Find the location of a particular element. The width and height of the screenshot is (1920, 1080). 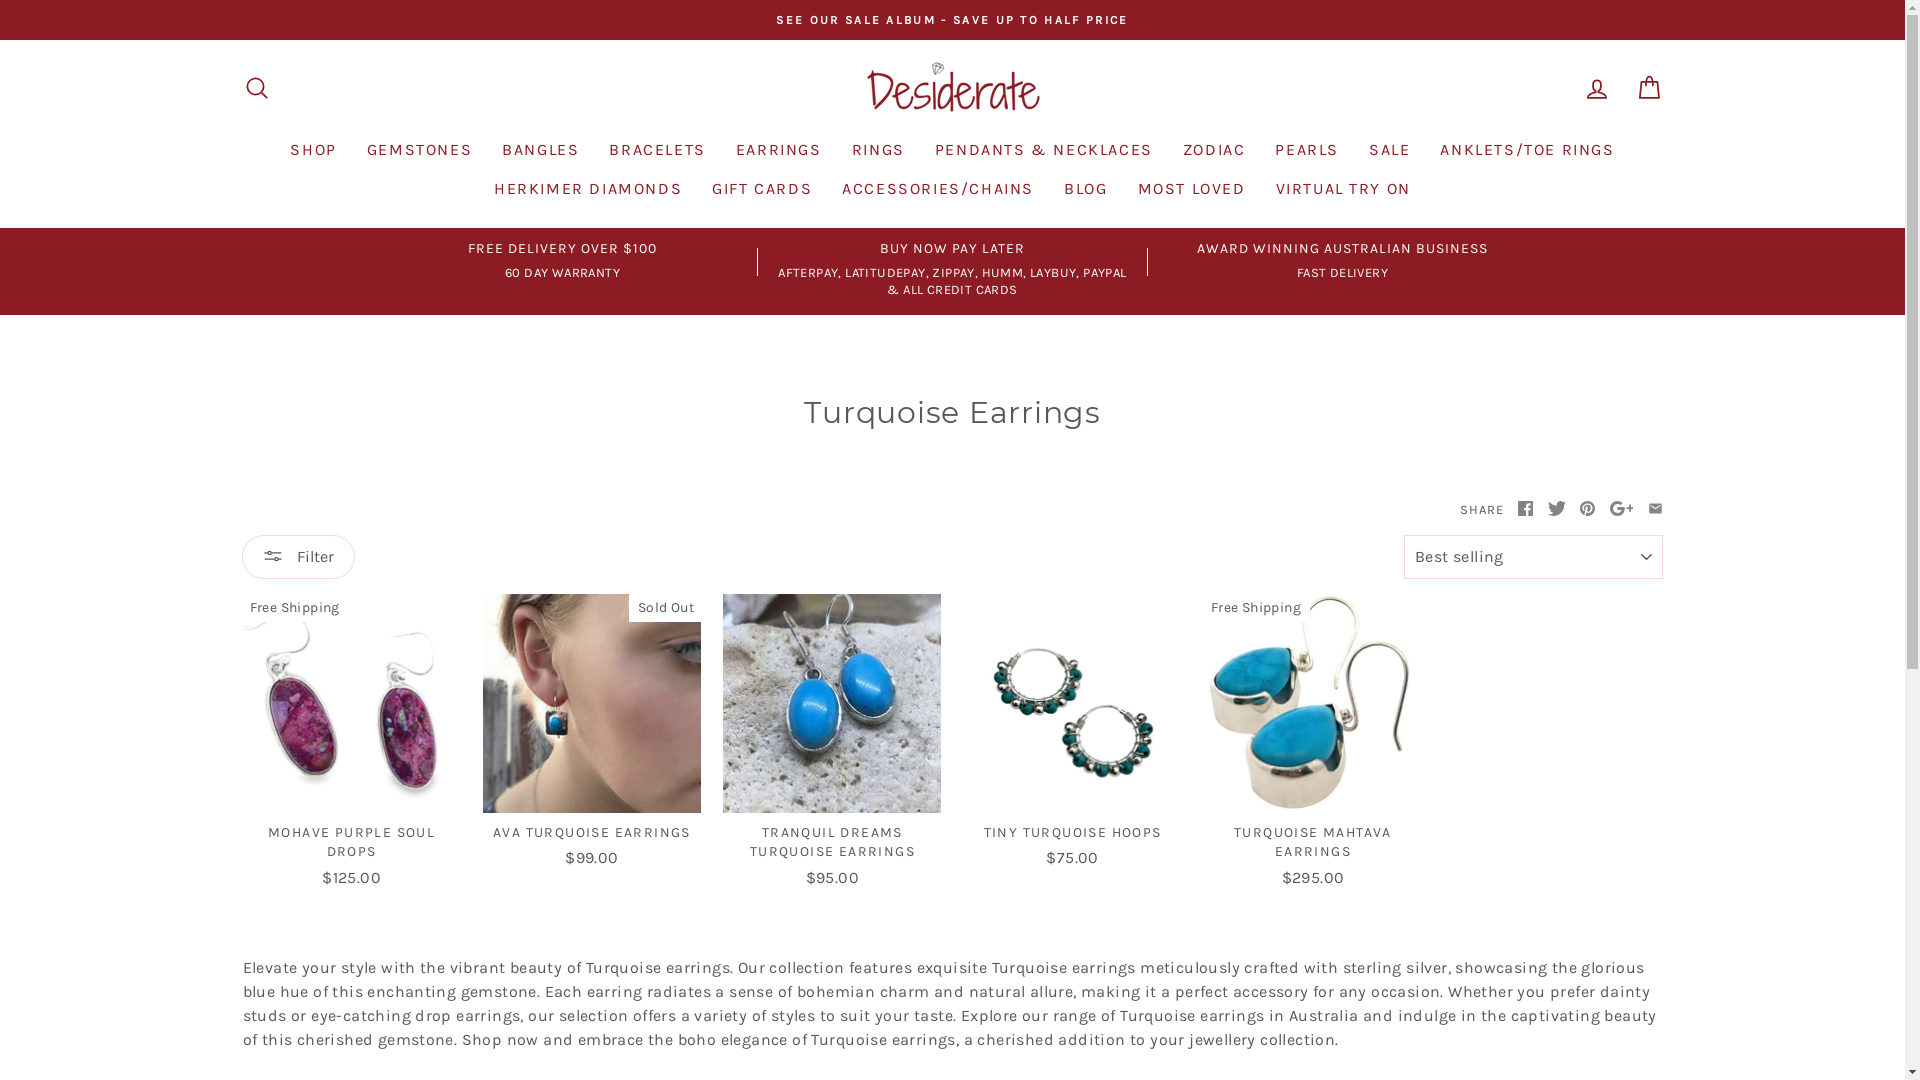

'Pinterest' is located at coordinates (1586, 508).